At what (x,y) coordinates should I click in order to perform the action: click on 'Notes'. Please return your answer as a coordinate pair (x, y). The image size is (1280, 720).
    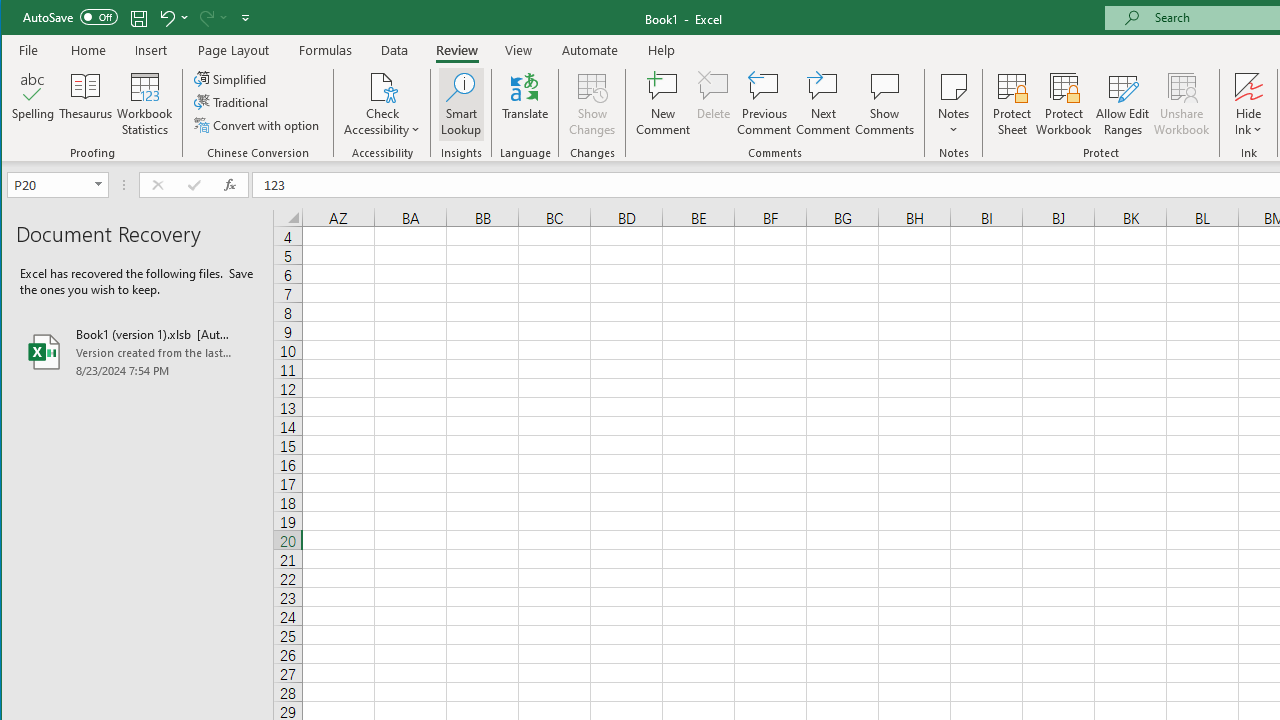
    Looking at the image, I should click on (953, 104).